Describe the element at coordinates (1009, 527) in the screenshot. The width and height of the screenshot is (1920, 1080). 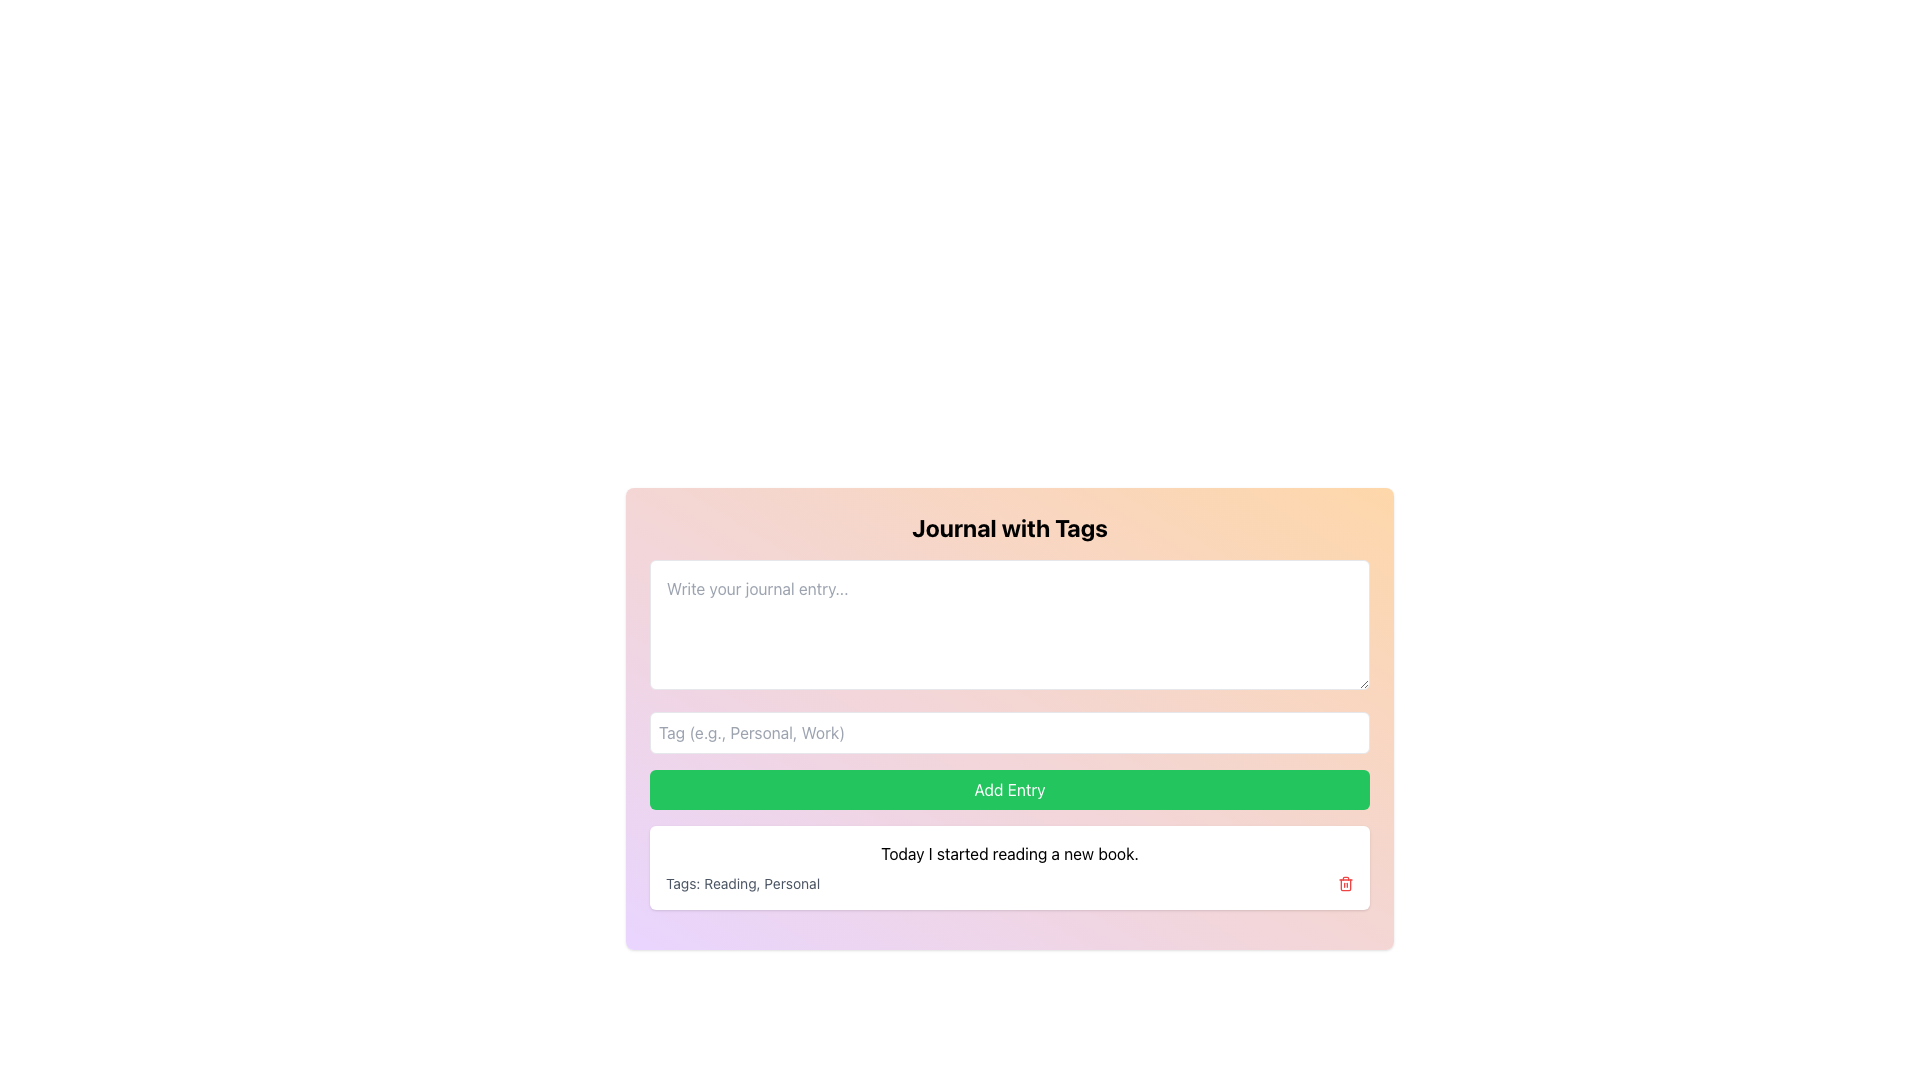
I see `the heading element of the journaling card, which serves as the title or header and is centrally aligned at the top of the card` at that location.